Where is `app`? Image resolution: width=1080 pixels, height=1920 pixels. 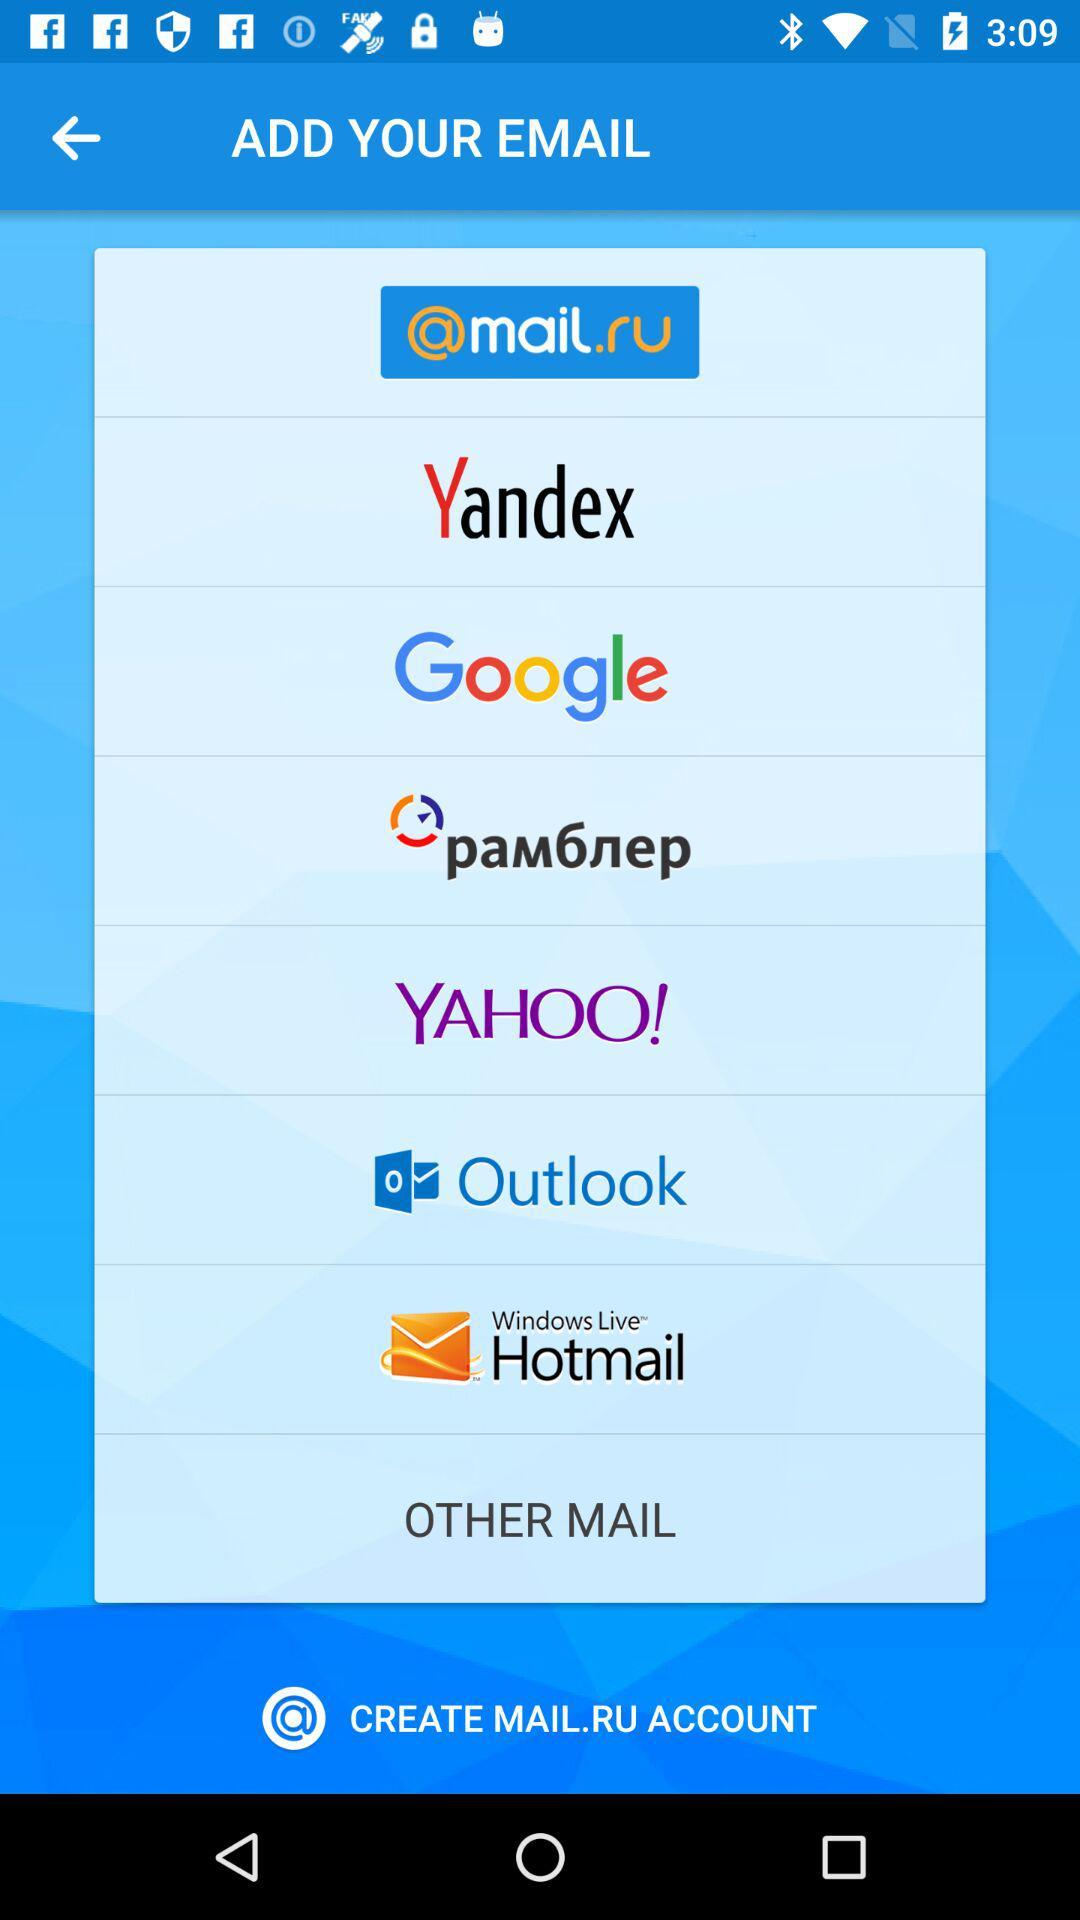 app is located at coordinates (540, 840).